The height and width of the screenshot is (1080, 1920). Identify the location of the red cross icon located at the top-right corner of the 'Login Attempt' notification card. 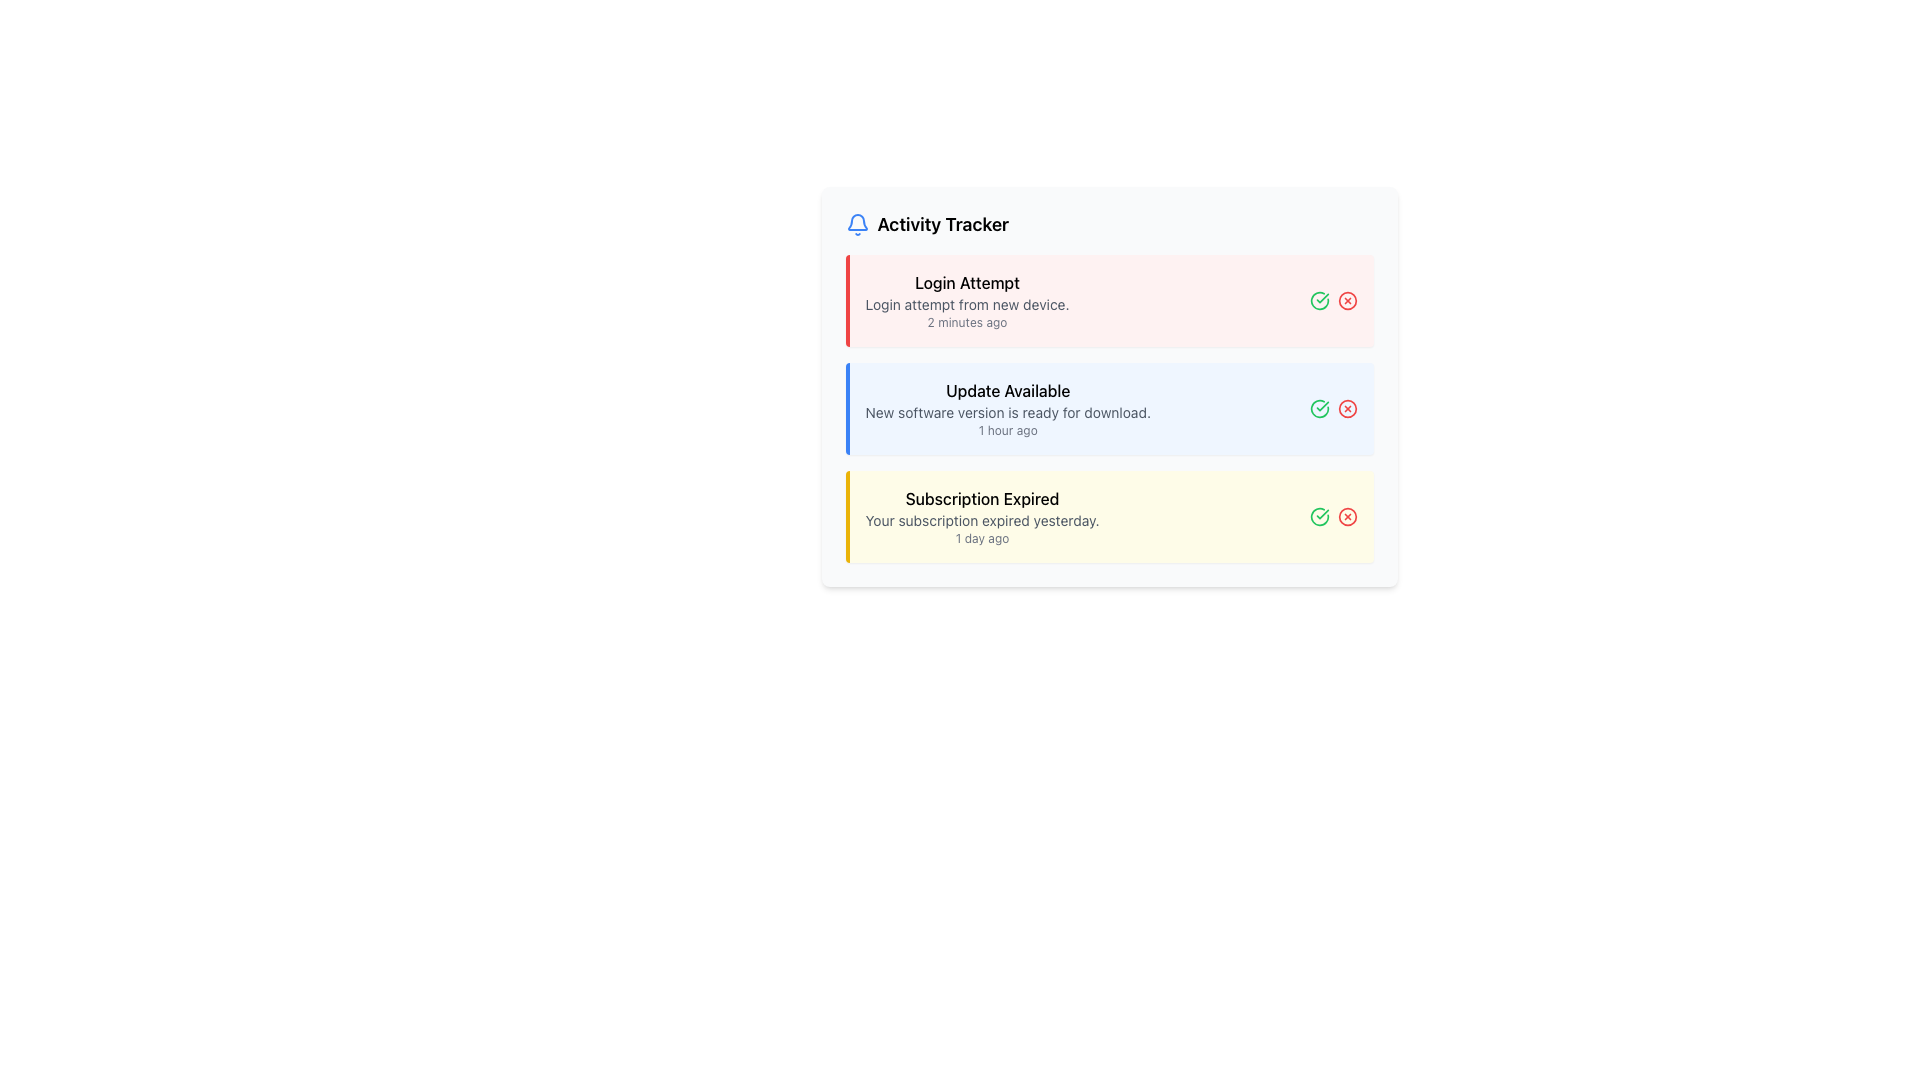
(1333, 300).